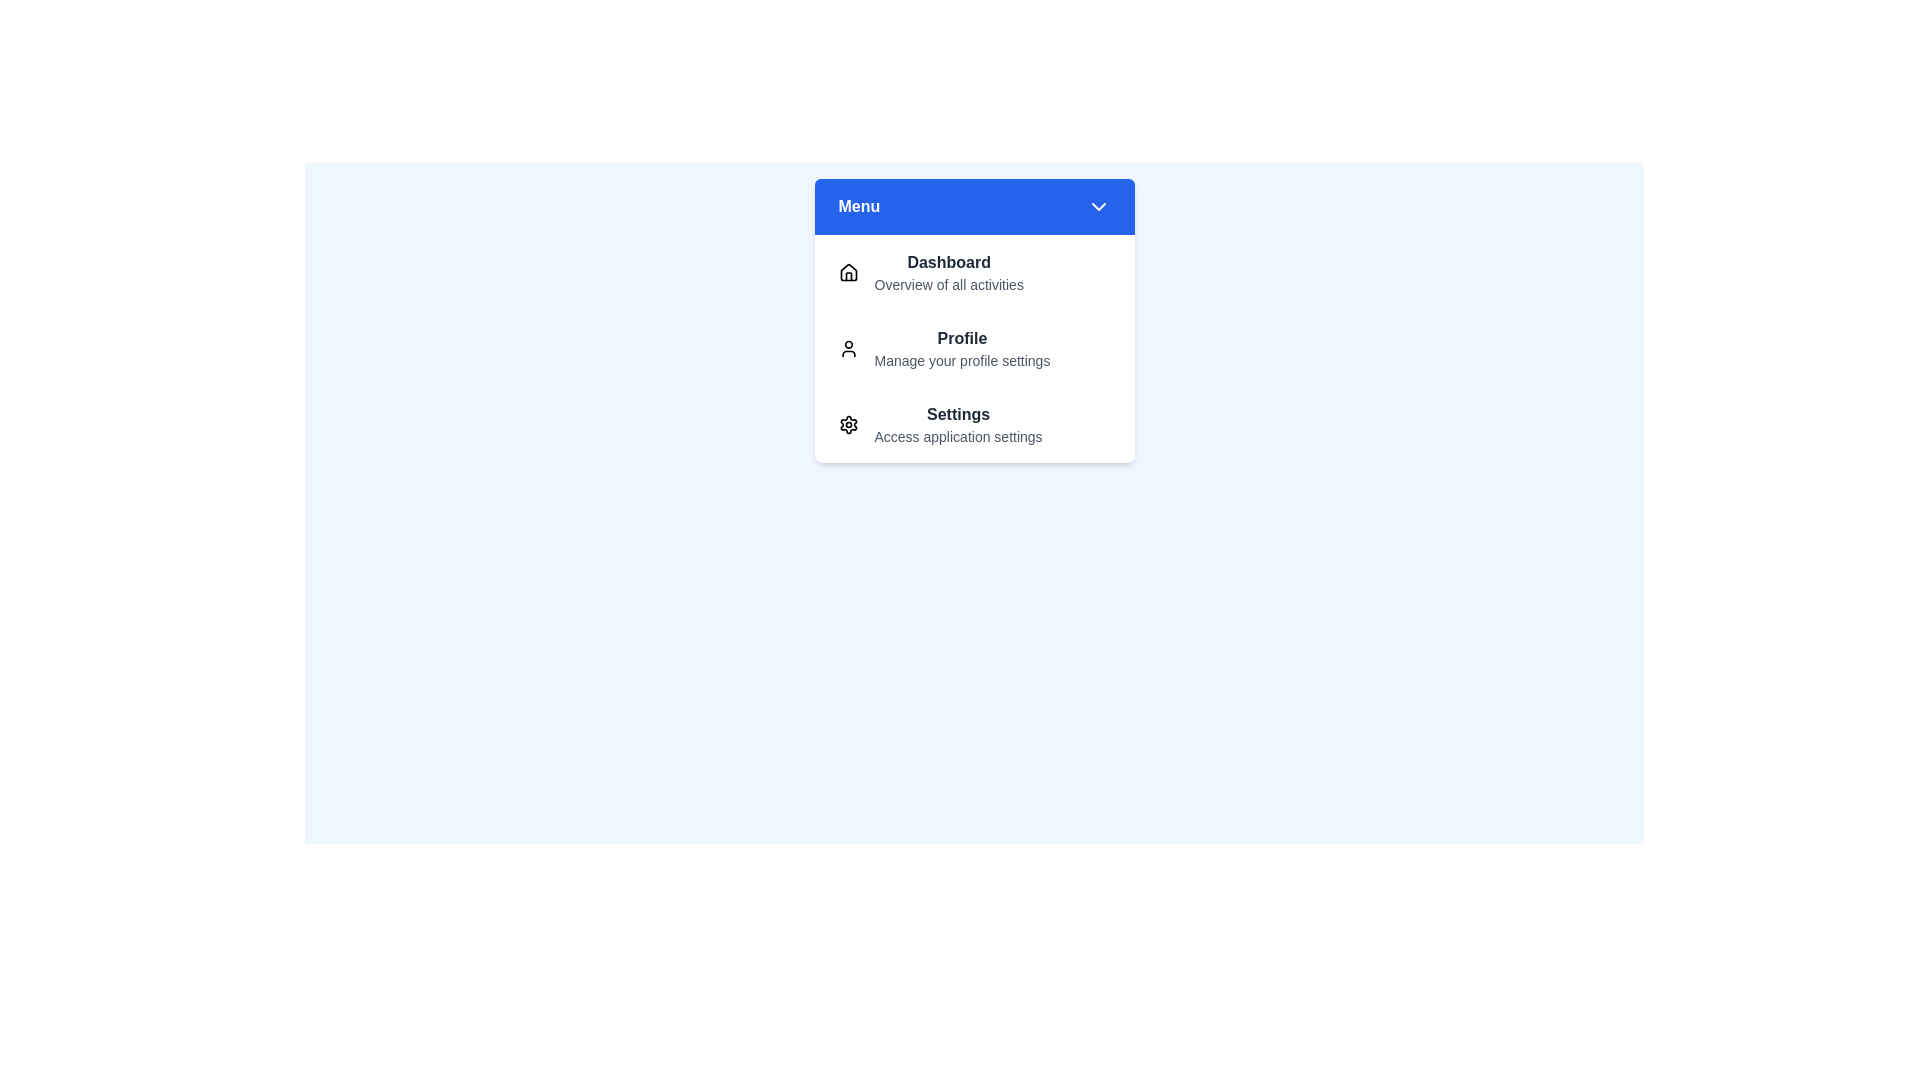  I want to click on the menu item corresponding to Settings, so click(974, 423).